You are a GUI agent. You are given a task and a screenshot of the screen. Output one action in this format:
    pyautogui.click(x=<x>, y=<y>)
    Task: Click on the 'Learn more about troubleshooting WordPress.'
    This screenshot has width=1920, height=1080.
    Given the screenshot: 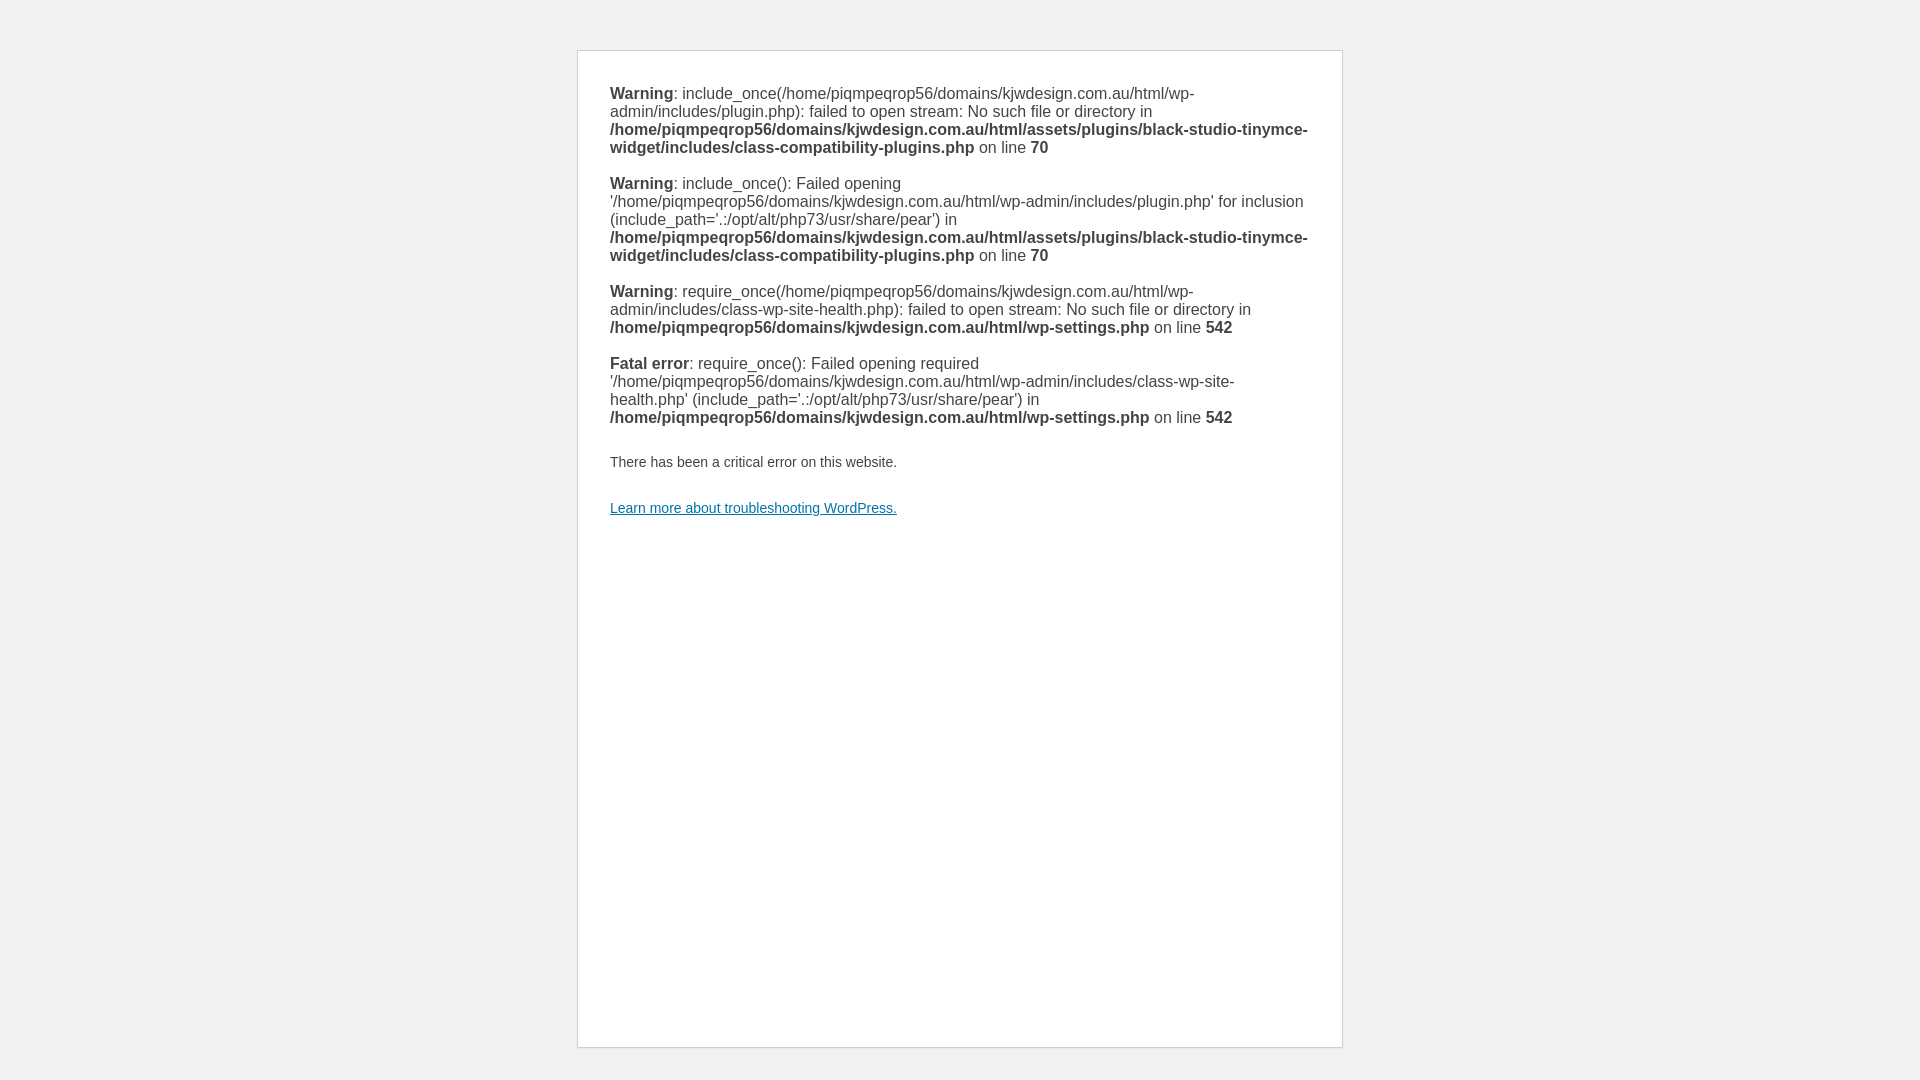 What is the action you would take?
    pyautogui.click(x=752, y=507)
    